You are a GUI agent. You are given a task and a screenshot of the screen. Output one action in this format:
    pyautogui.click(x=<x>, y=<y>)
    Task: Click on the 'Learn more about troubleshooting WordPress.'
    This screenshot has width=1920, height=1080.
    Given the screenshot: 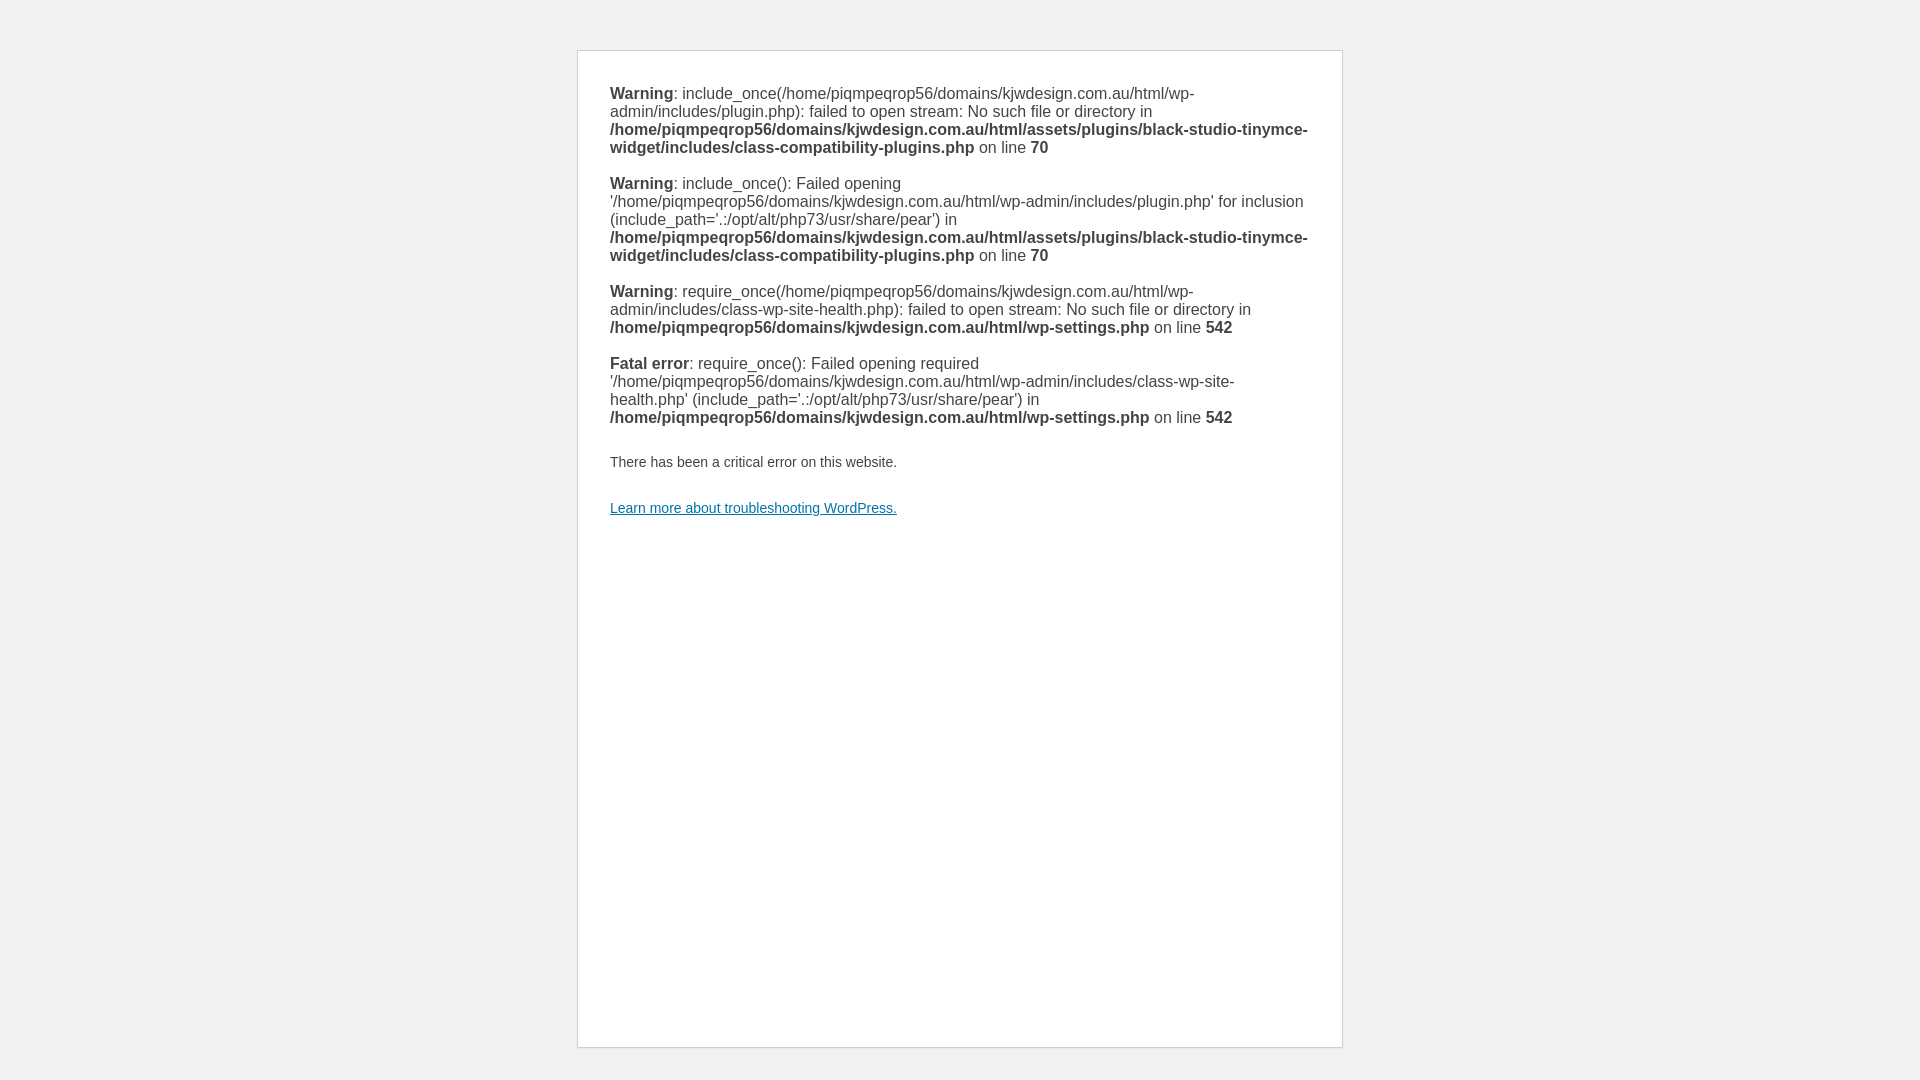 What is the action you would take?
    pyautogui.click(x=752, y=507)
    